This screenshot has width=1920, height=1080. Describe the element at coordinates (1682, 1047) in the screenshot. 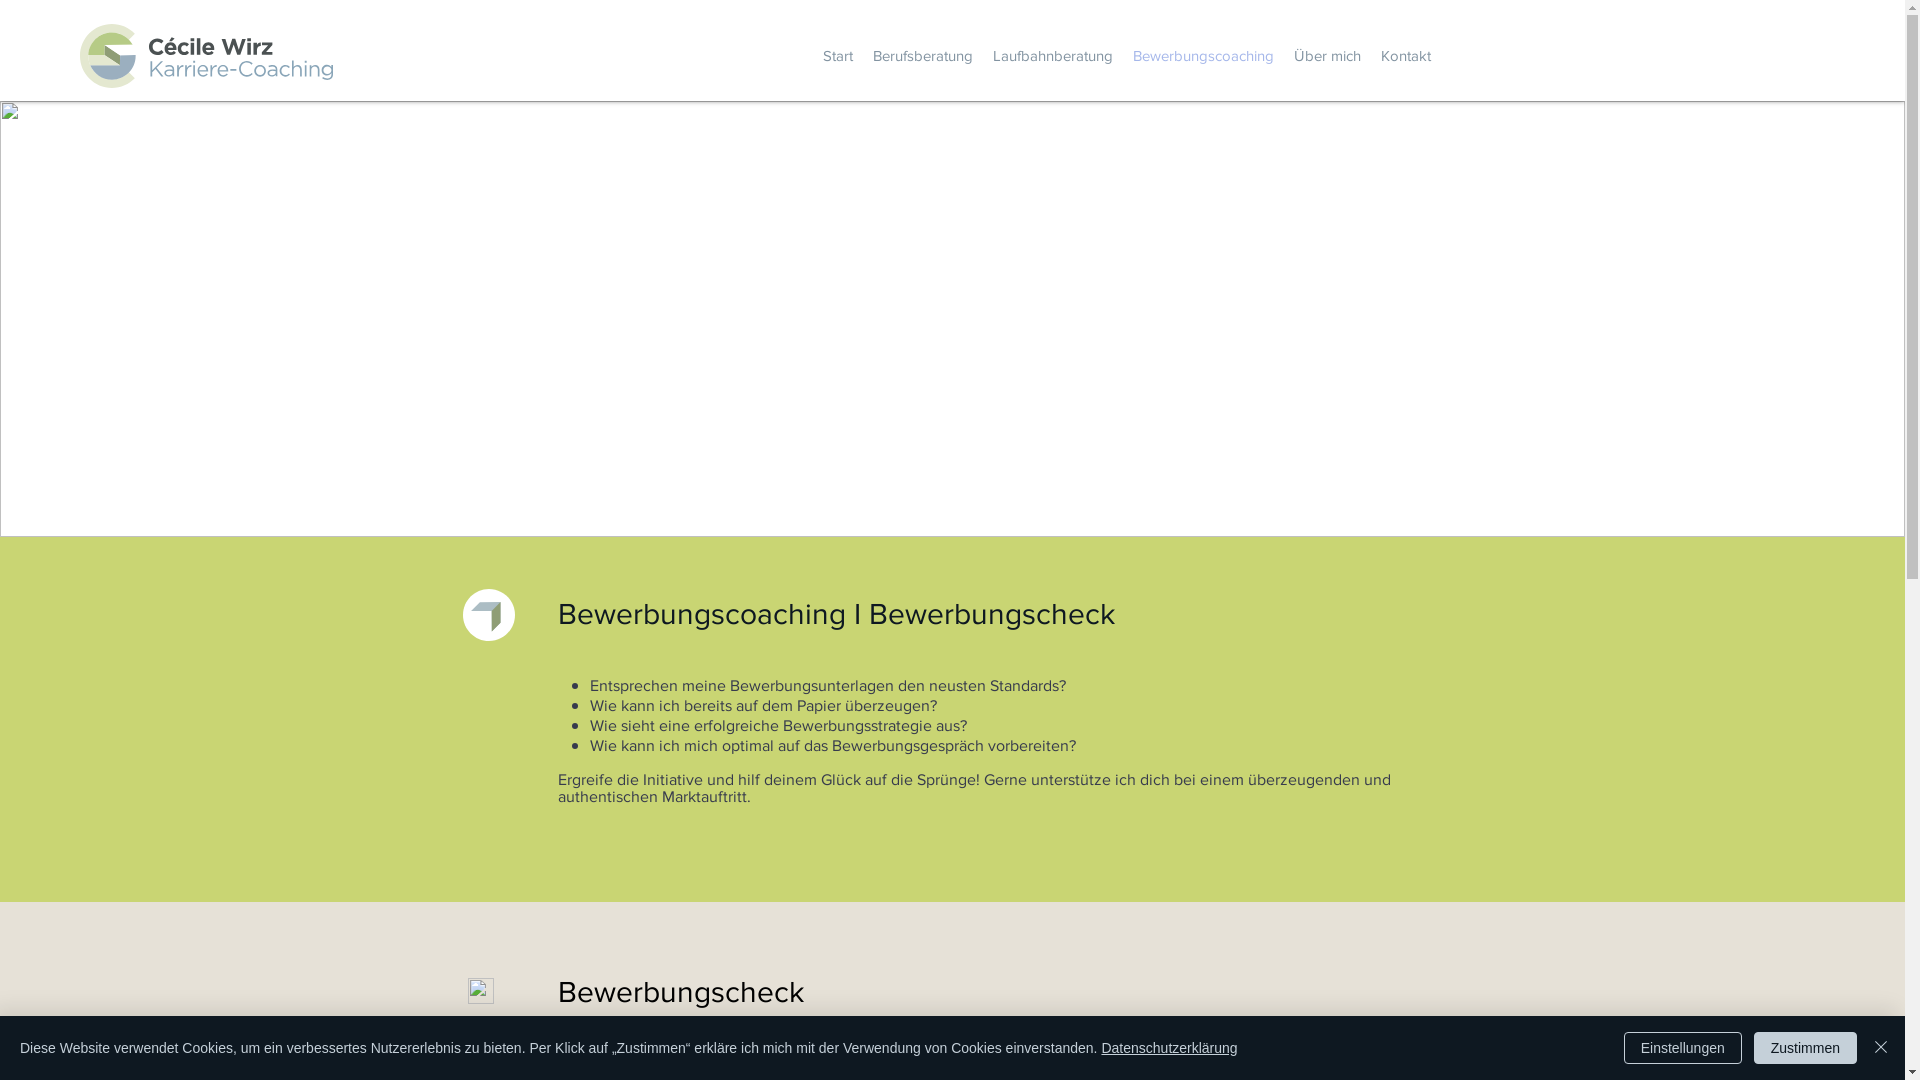

I see `'Einstellungen'` at that location.